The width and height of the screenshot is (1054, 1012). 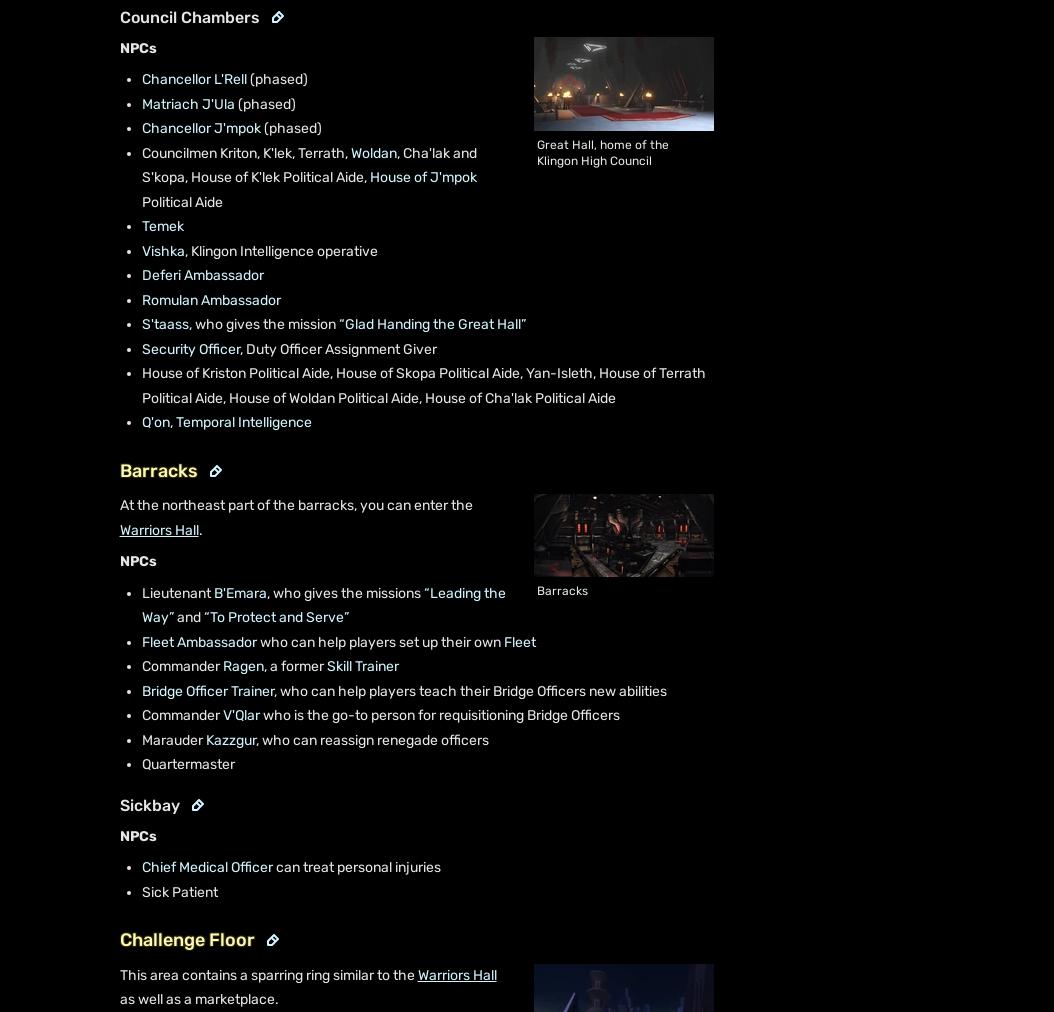 What do you see at coordinates (83, 964) in the screenshot?
I see `'What is Fandom?'` at bounding box center [83, 964].